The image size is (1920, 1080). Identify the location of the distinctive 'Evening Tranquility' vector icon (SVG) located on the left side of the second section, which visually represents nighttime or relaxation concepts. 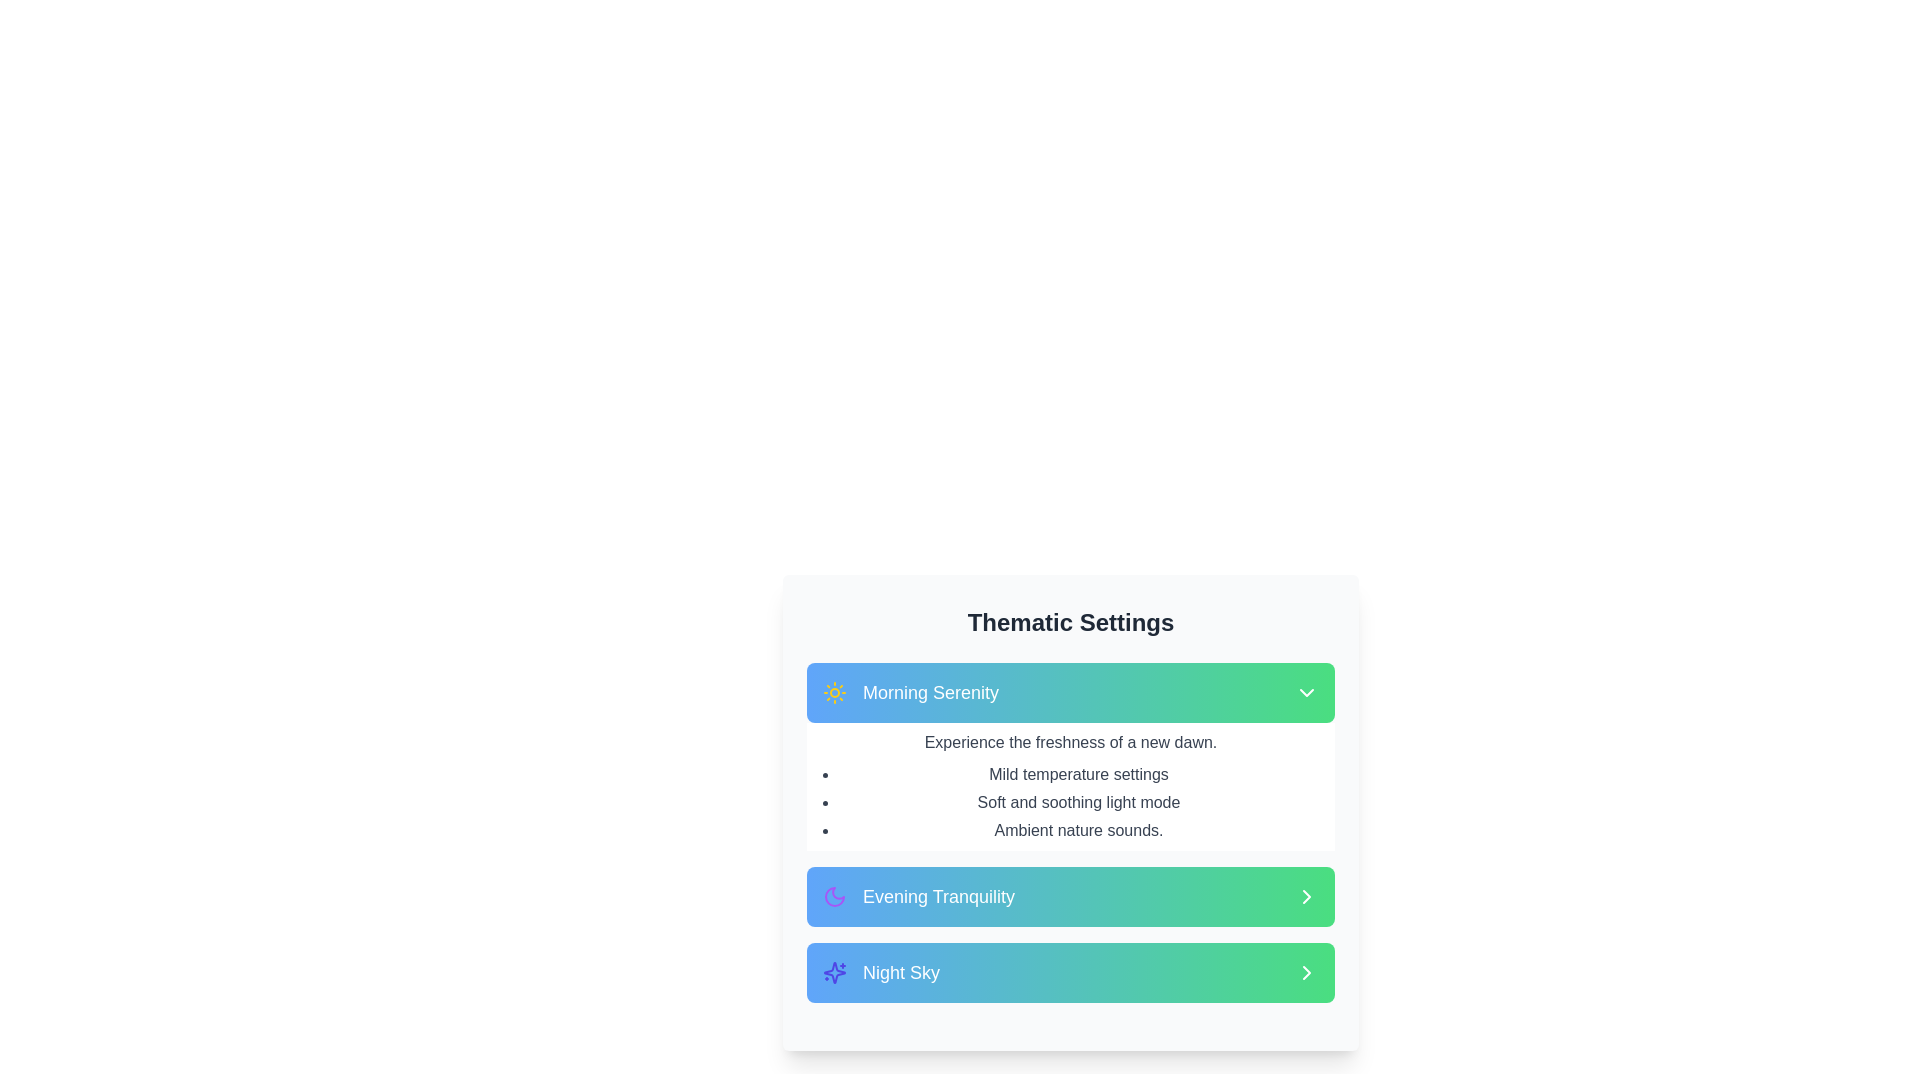
(835, 896).